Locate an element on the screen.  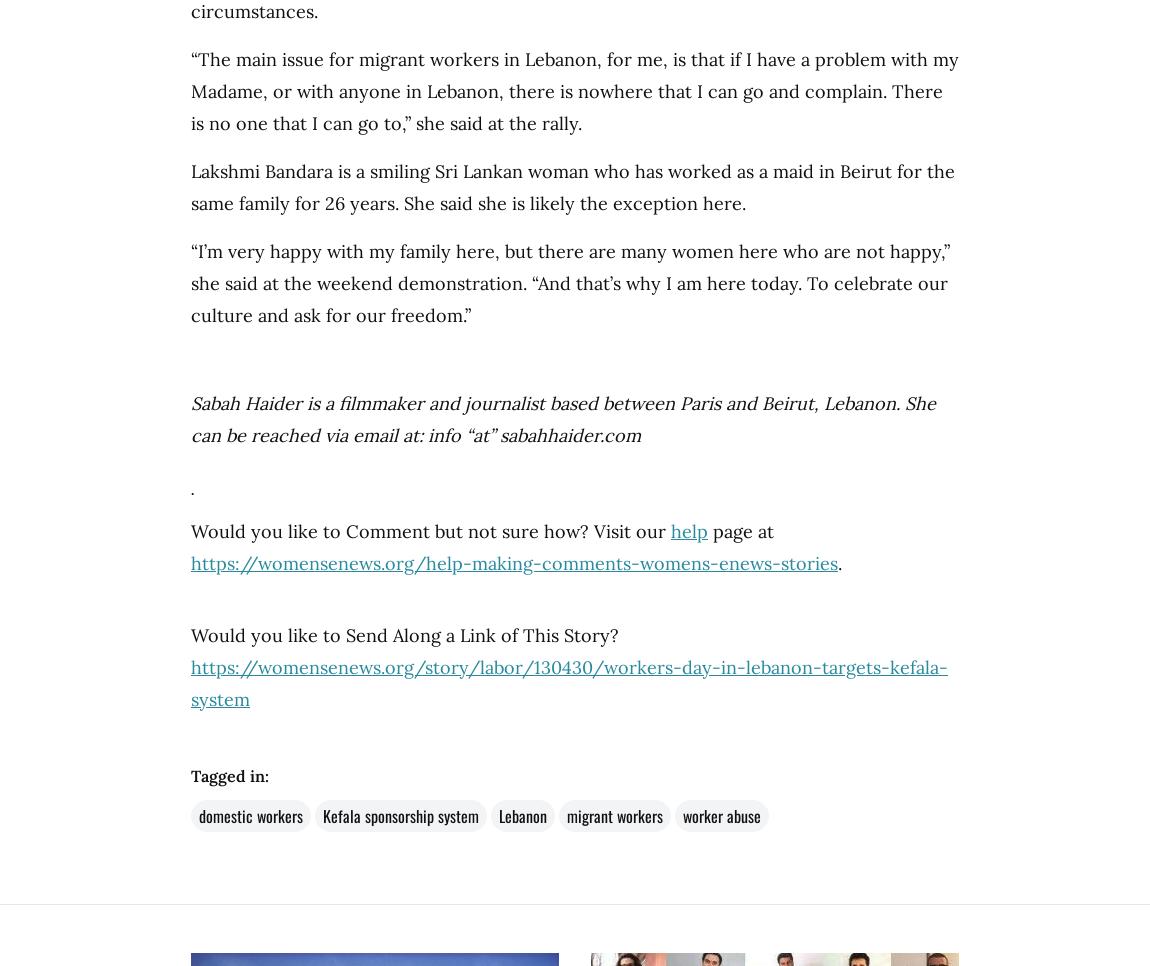
'Lakshmi Bandara' is located at coordinates (260, 170).